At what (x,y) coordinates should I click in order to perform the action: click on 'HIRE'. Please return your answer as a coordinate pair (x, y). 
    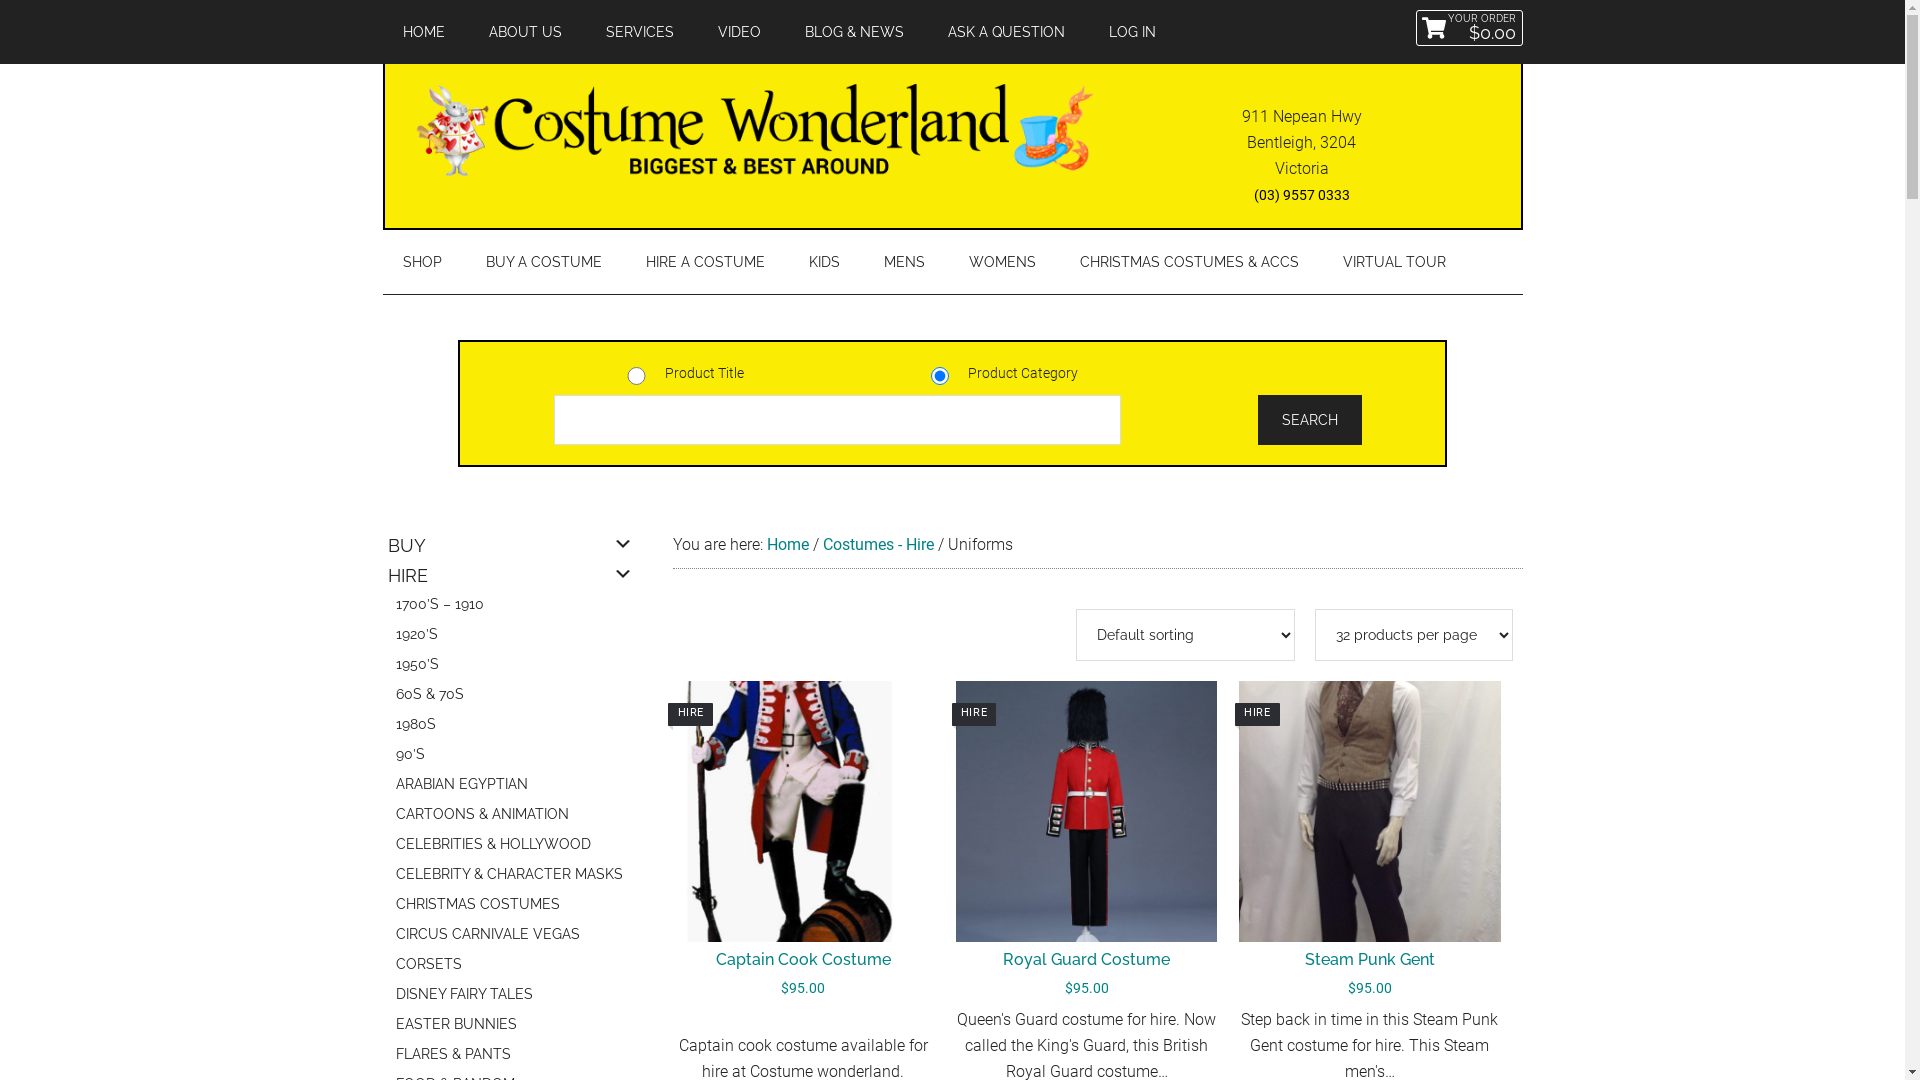
    Looking at the image, I should click on (502, 577).